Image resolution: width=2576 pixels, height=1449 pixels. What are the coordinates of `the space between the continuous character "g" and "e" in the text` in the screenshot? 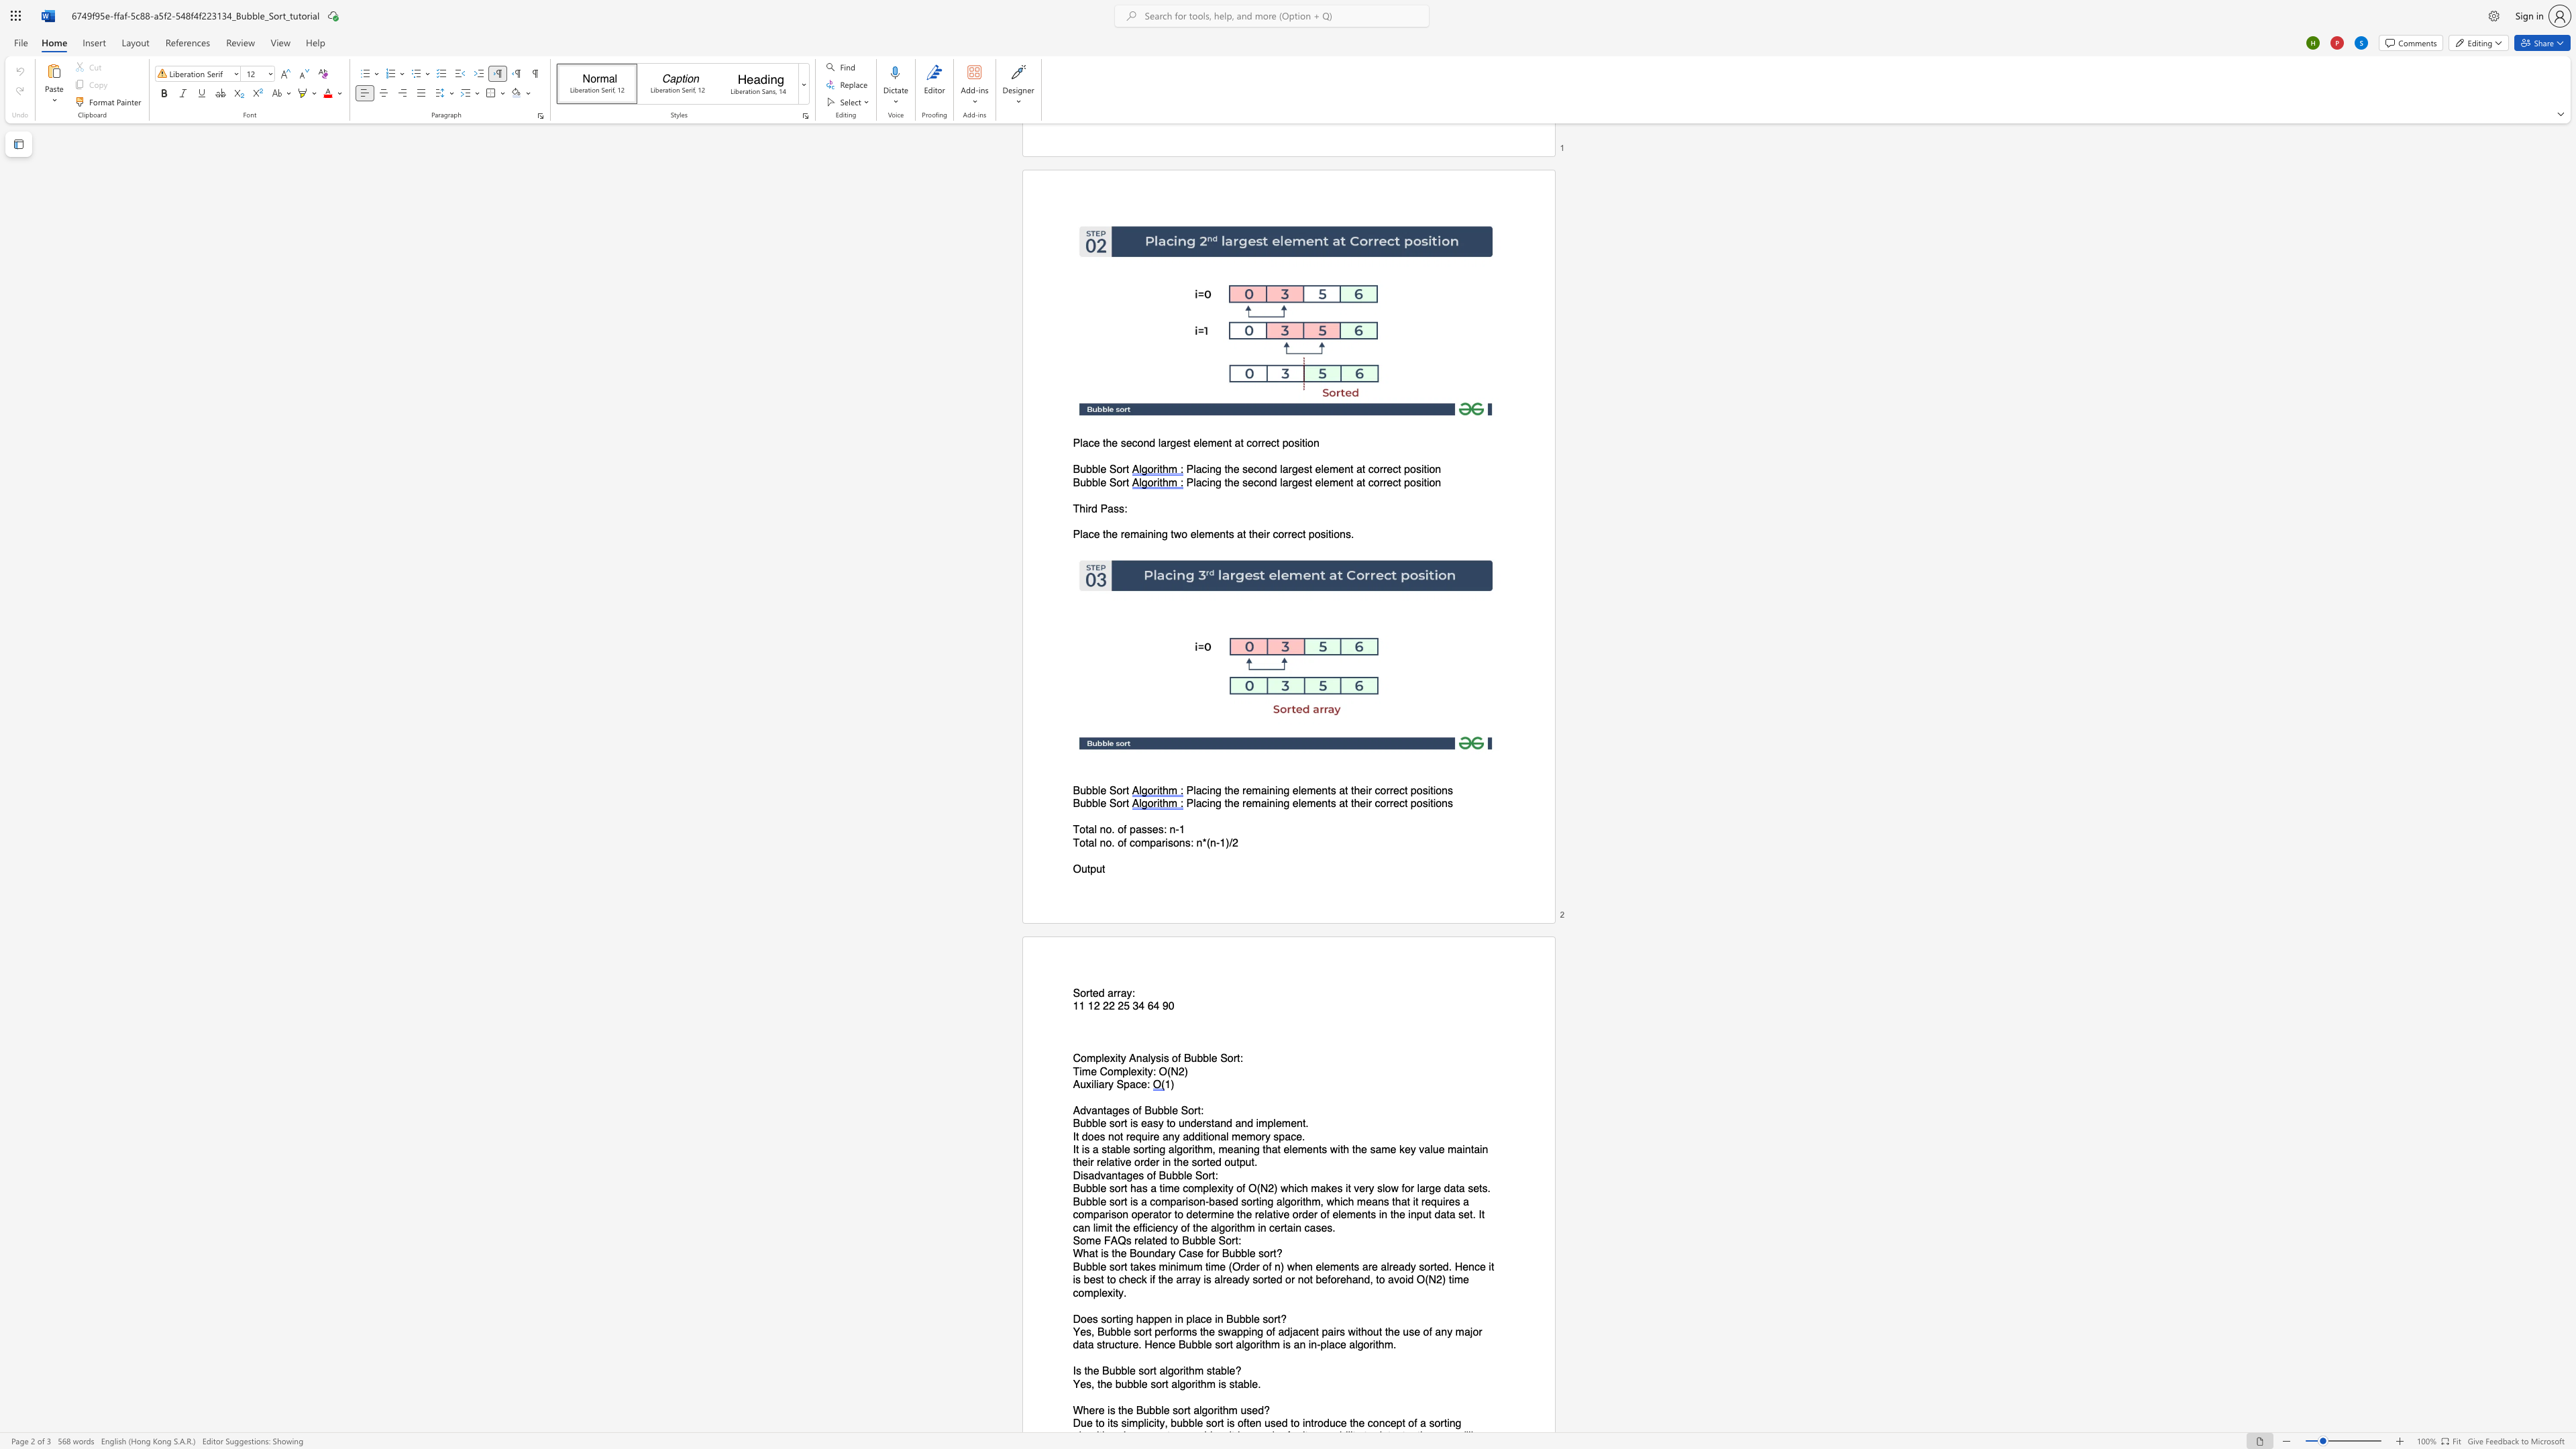 It's located at (1132, 1175).